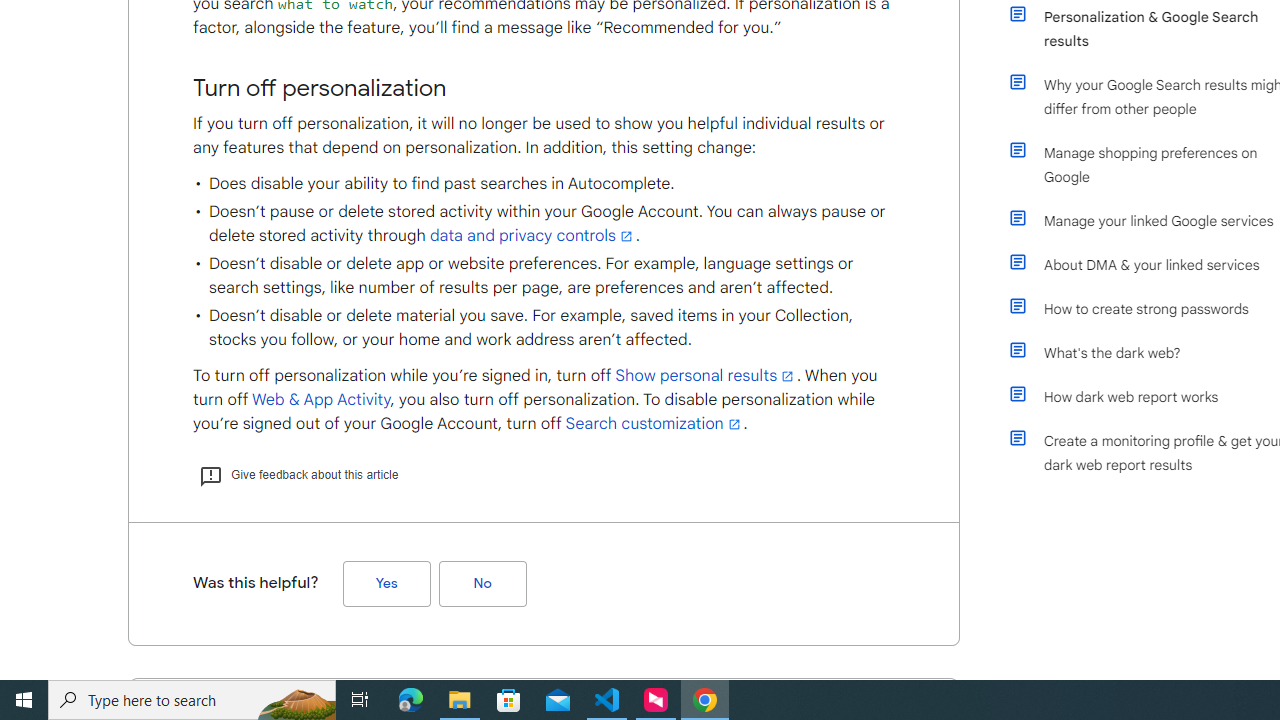 This screenshot has height=720, width=1280. I want to click on 'Yes (Was this helpful?)', so click(386, 583).